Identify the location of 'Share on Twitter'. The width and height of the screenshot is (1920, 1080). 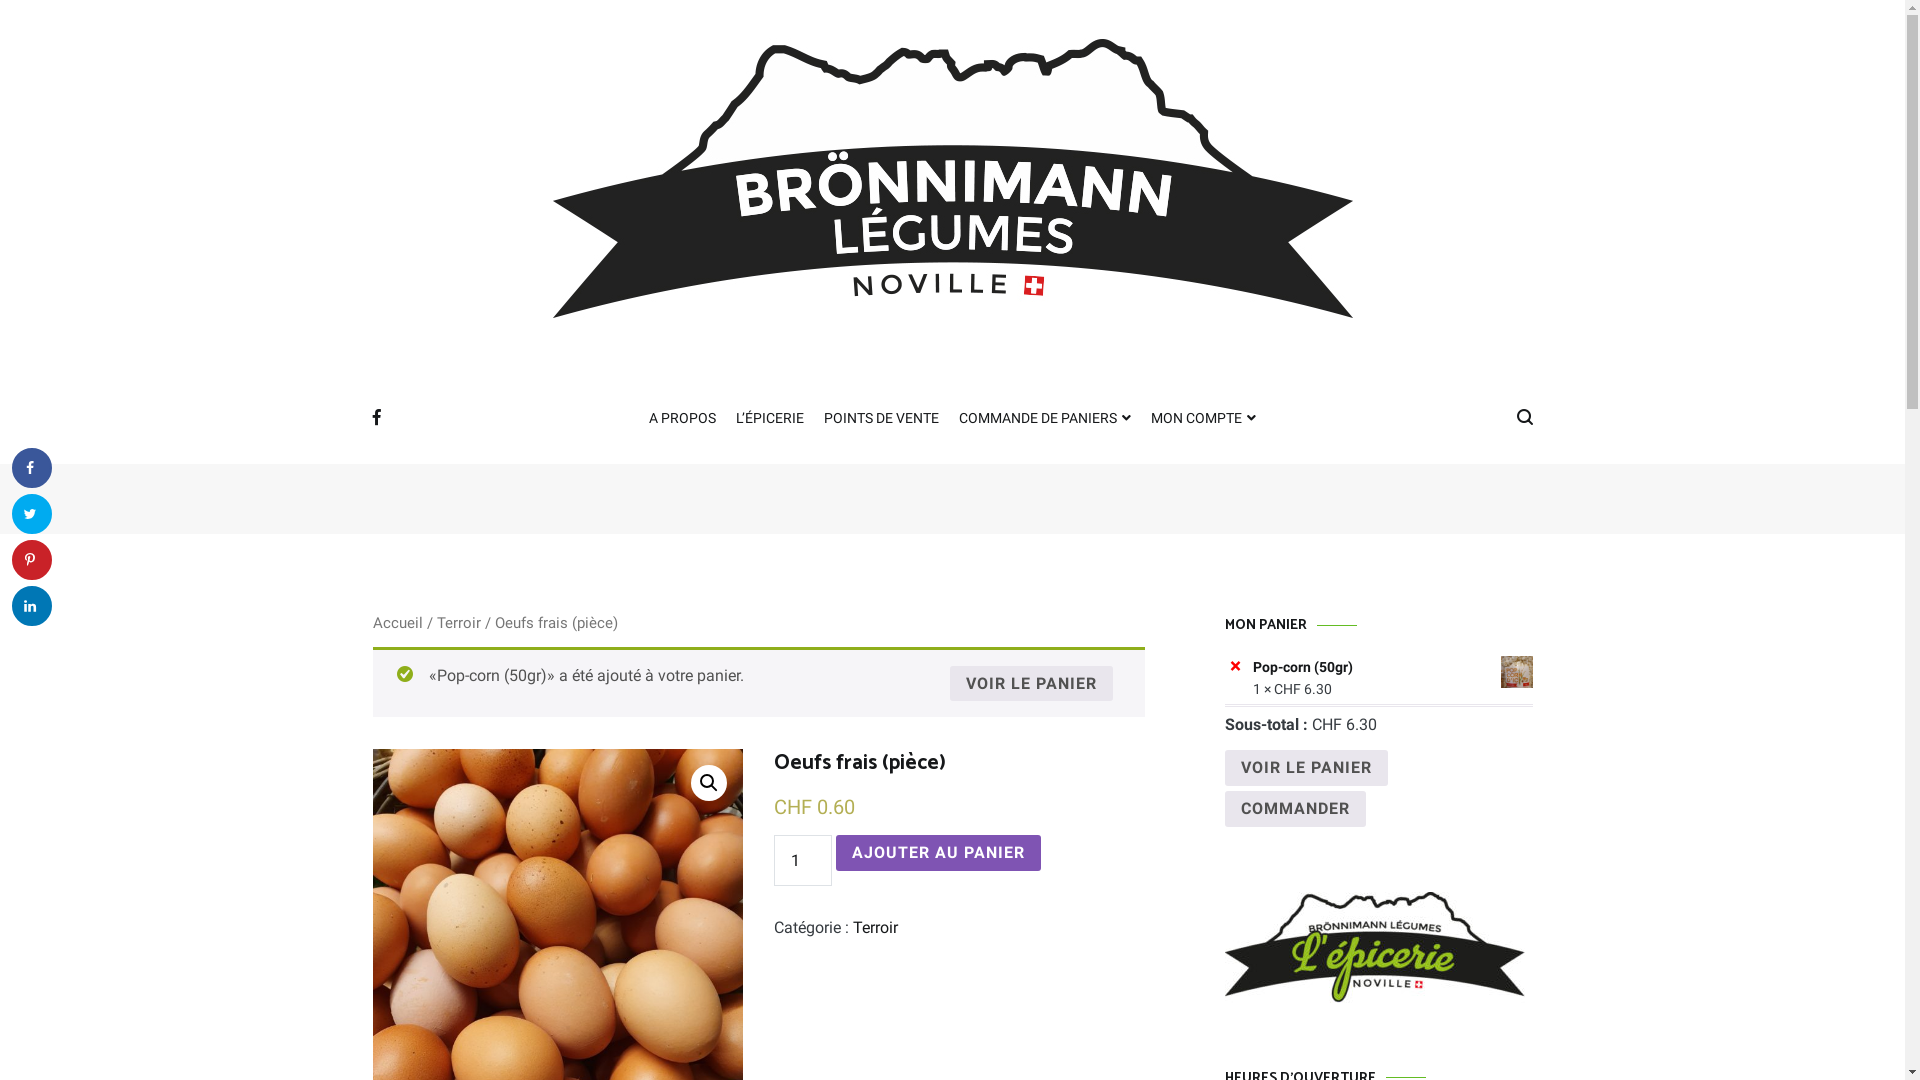
(32, 512).